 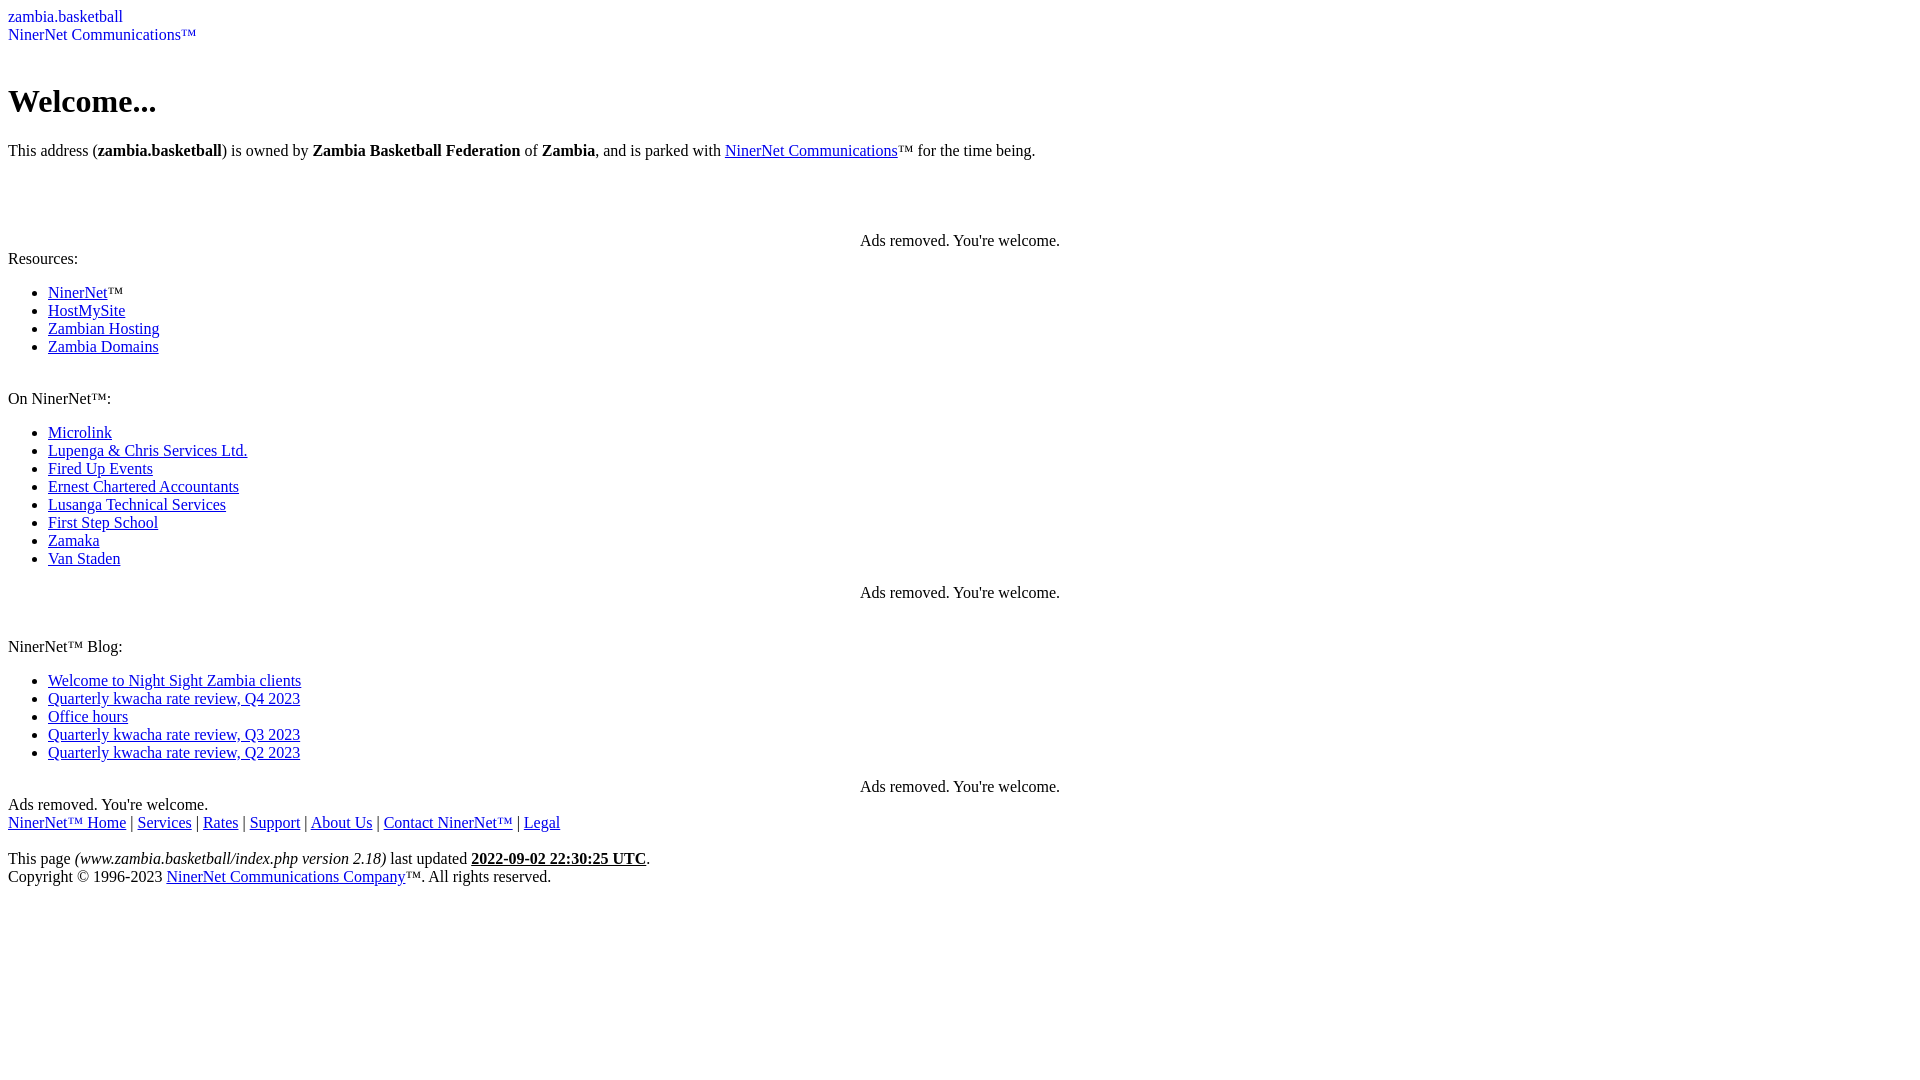 I want to click on 'Services', so click(x=164, y=822).